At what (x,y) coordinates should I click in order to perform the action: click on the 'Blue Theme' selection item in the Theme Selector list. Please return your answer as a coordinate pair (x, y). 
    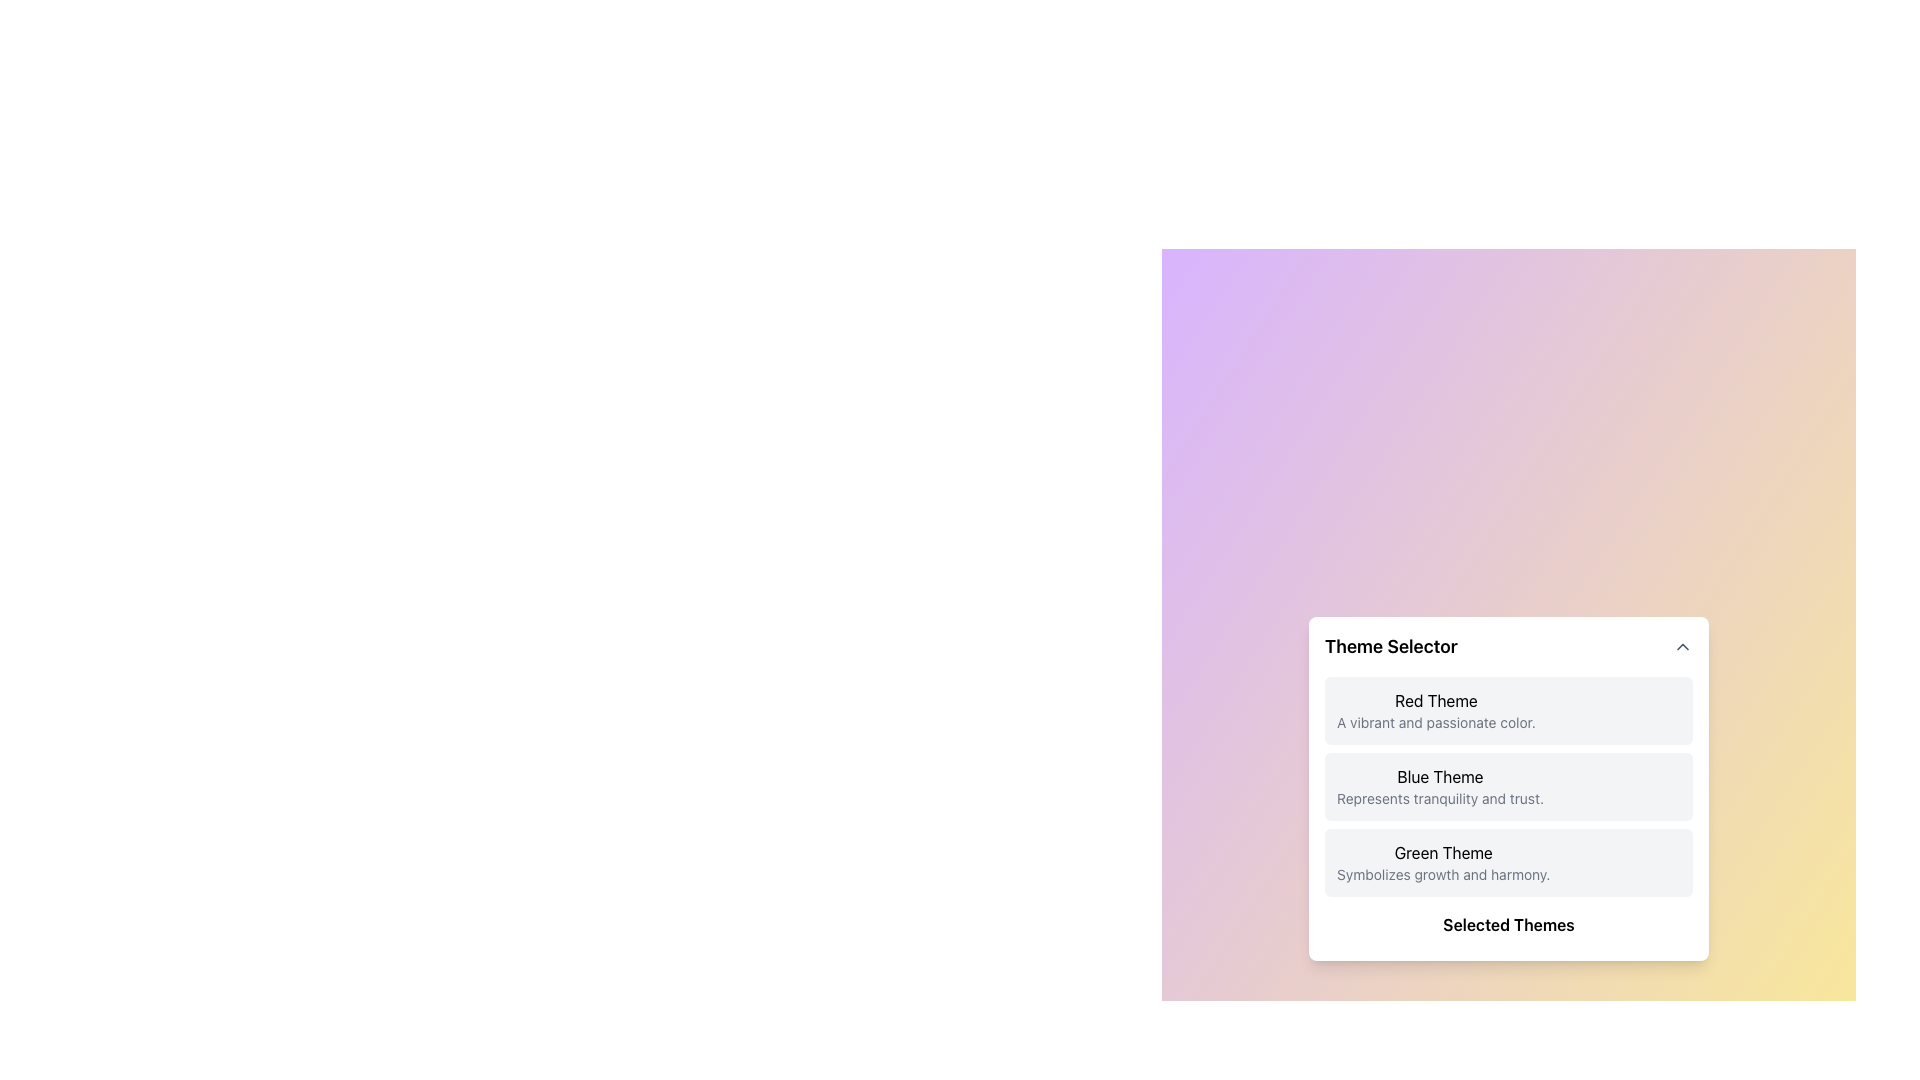
    Looking at the image, I should click on (1440, 785).